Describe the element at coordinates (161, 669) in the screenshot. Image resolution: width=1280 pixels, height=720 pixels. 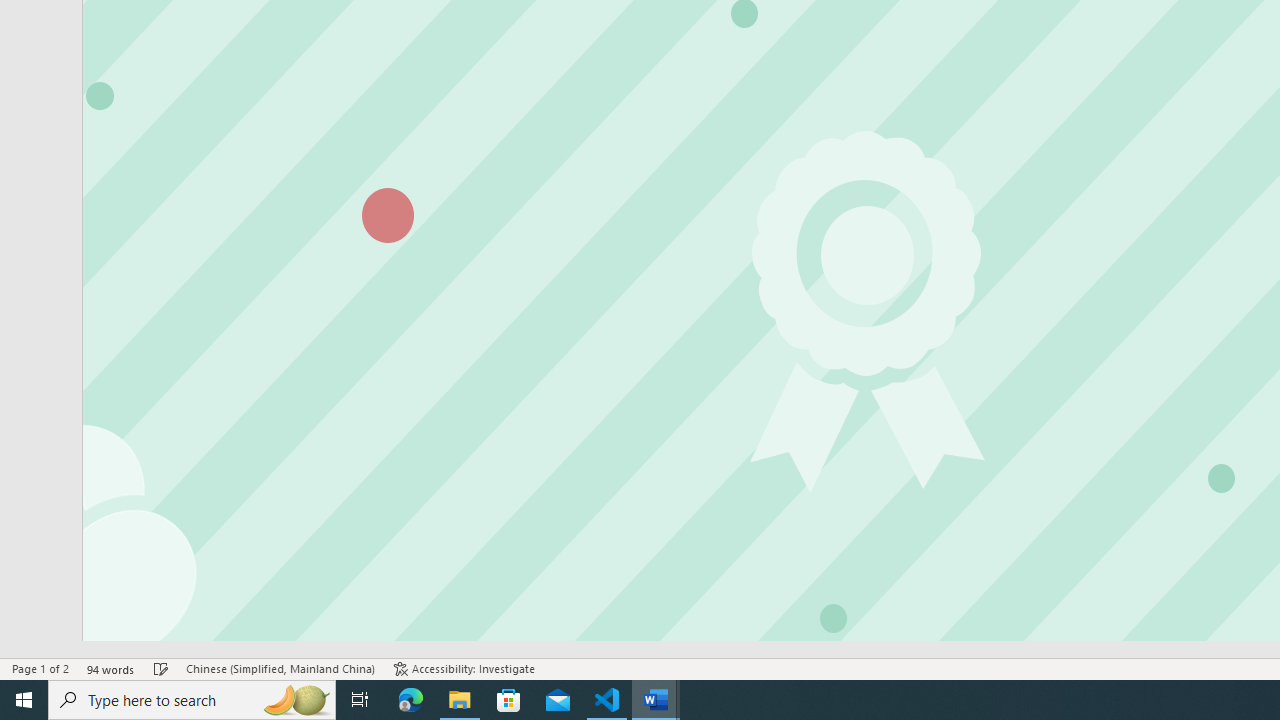
I see `'Spelling and Grammar Check Checking'` at that location.